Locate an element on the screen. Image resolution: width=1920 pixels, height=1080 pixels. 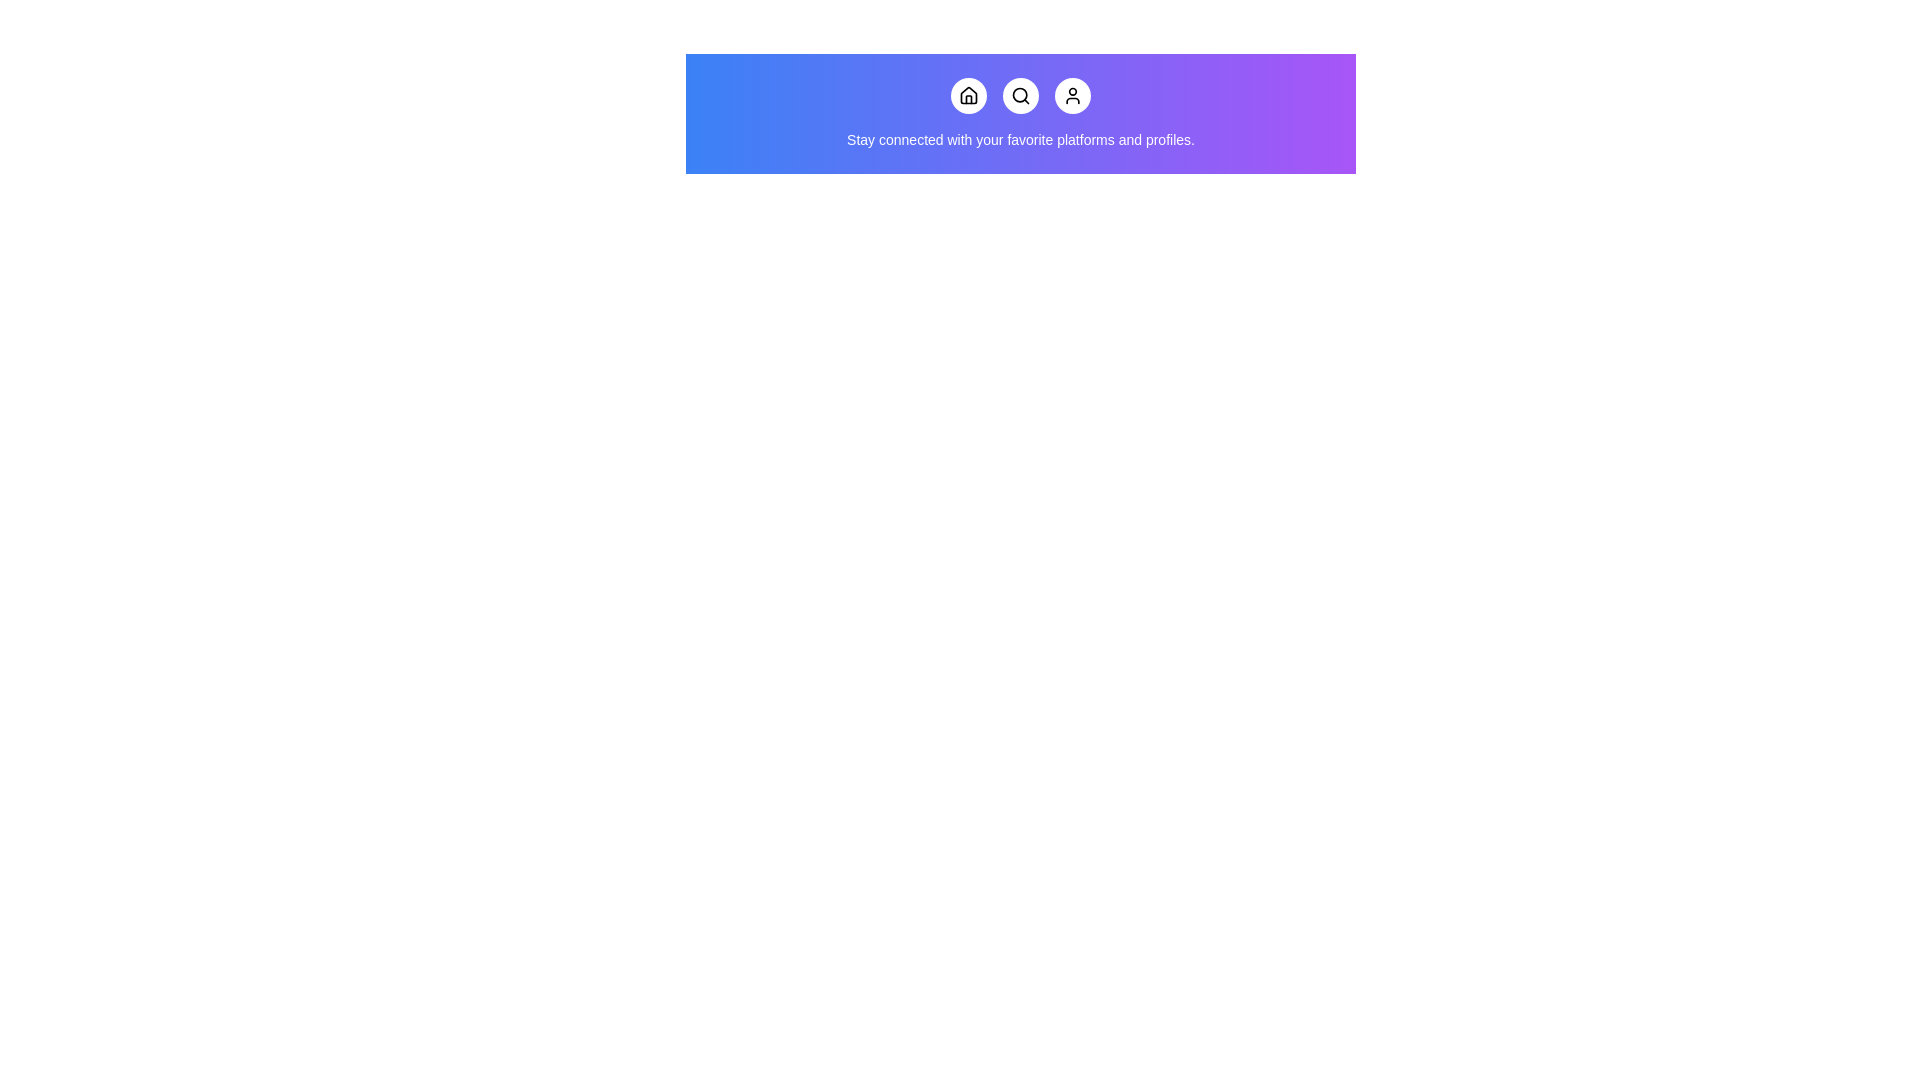
the user profile icon in the top navigation bar to observe the visual background change is located at coordinates (1072, 96).